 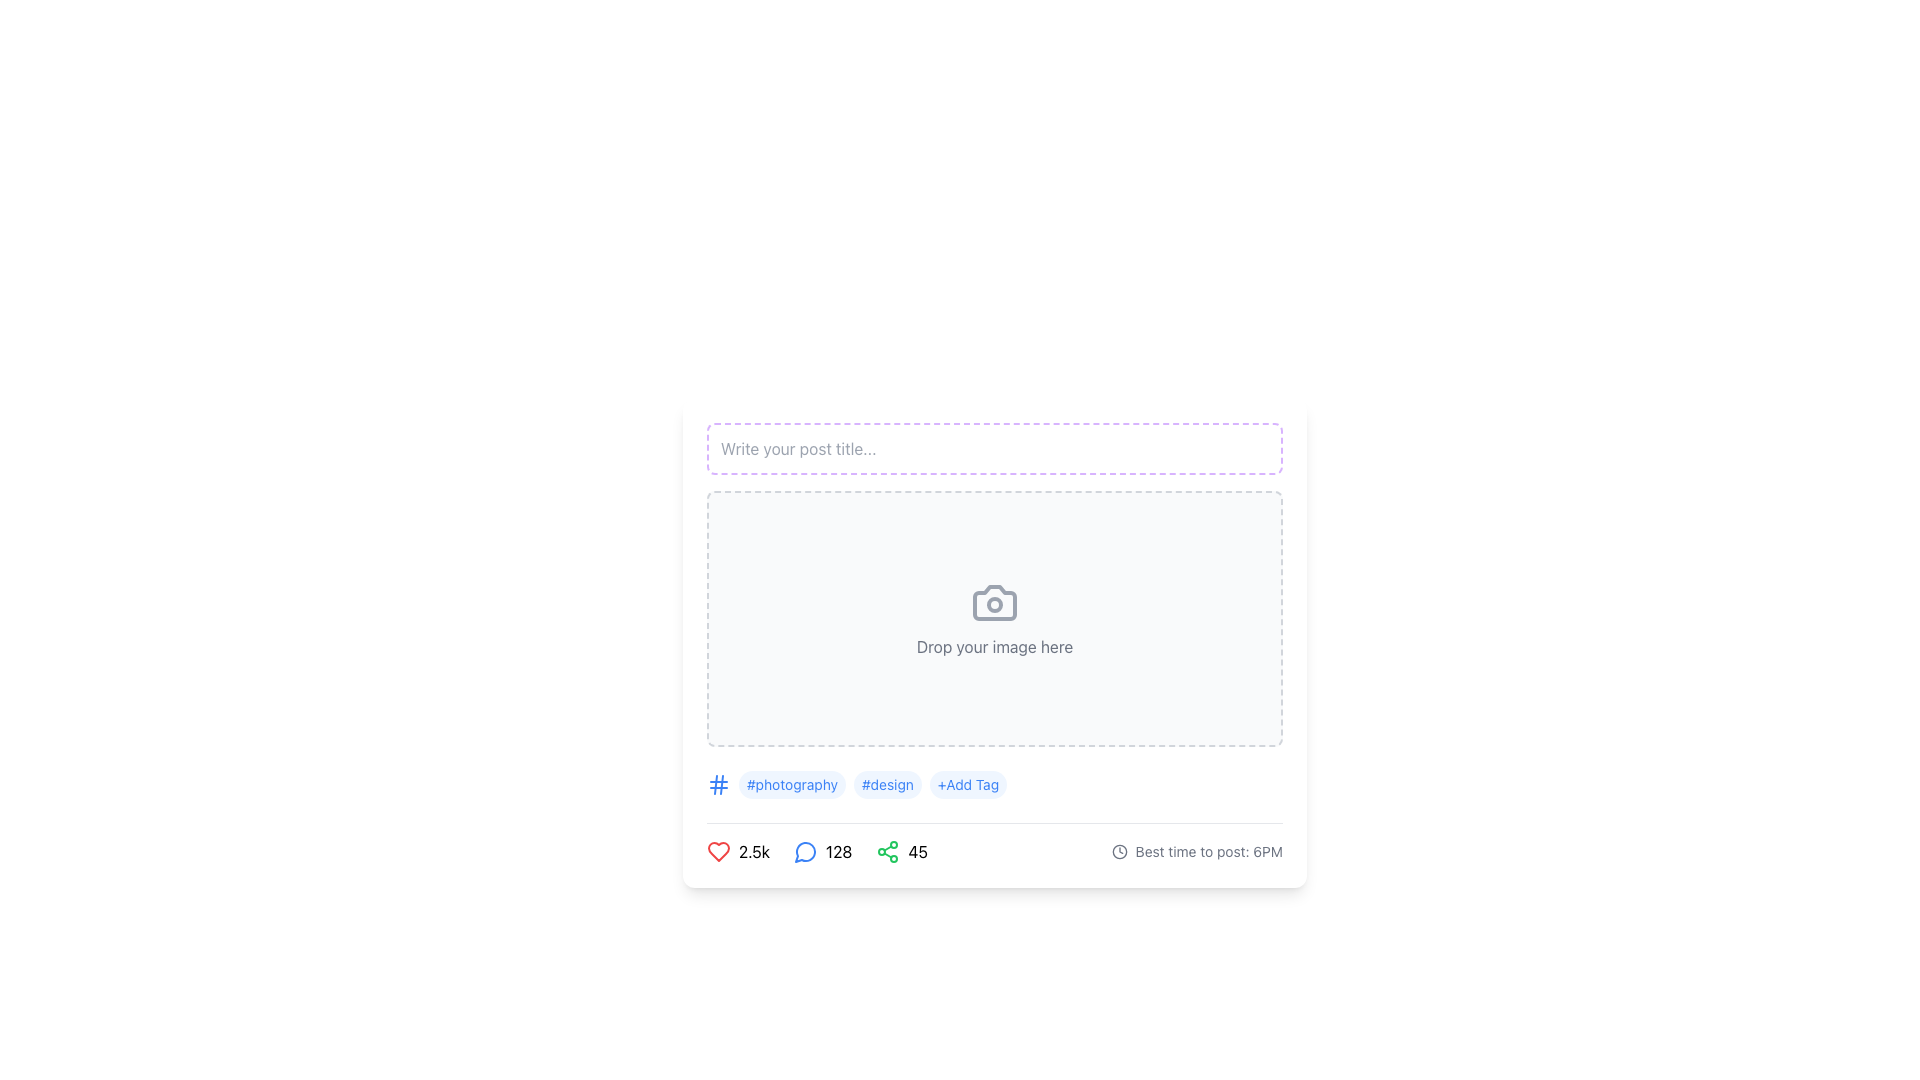 What do you see at coordinates (994, 617) in the screenshot?
I see `the Dropzone area, which has dashed borders and a light gray background with a camera icon and the text 'Drop your image here'` at bounding box center [994, 617].